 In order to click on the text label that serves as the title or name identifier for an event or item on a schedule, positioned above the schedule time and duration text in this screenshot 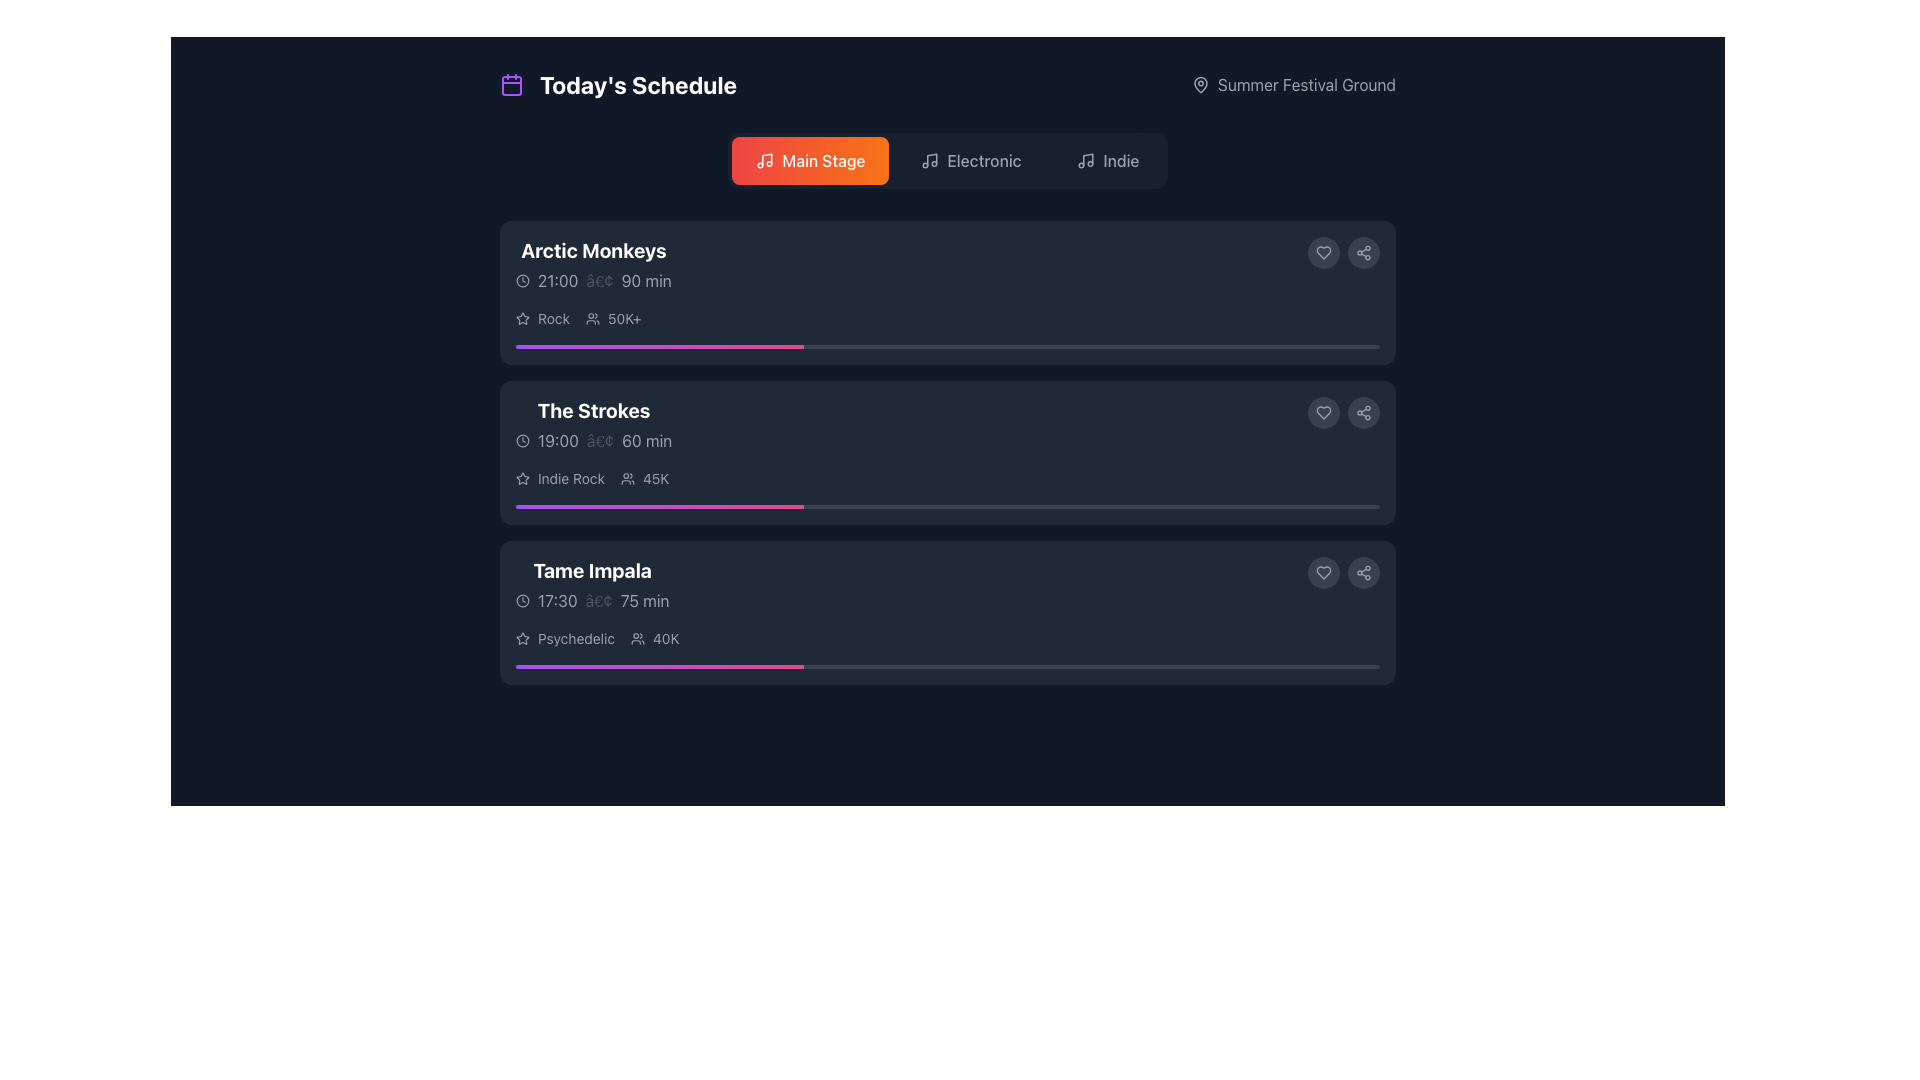, I will do `click(590, 570)`.